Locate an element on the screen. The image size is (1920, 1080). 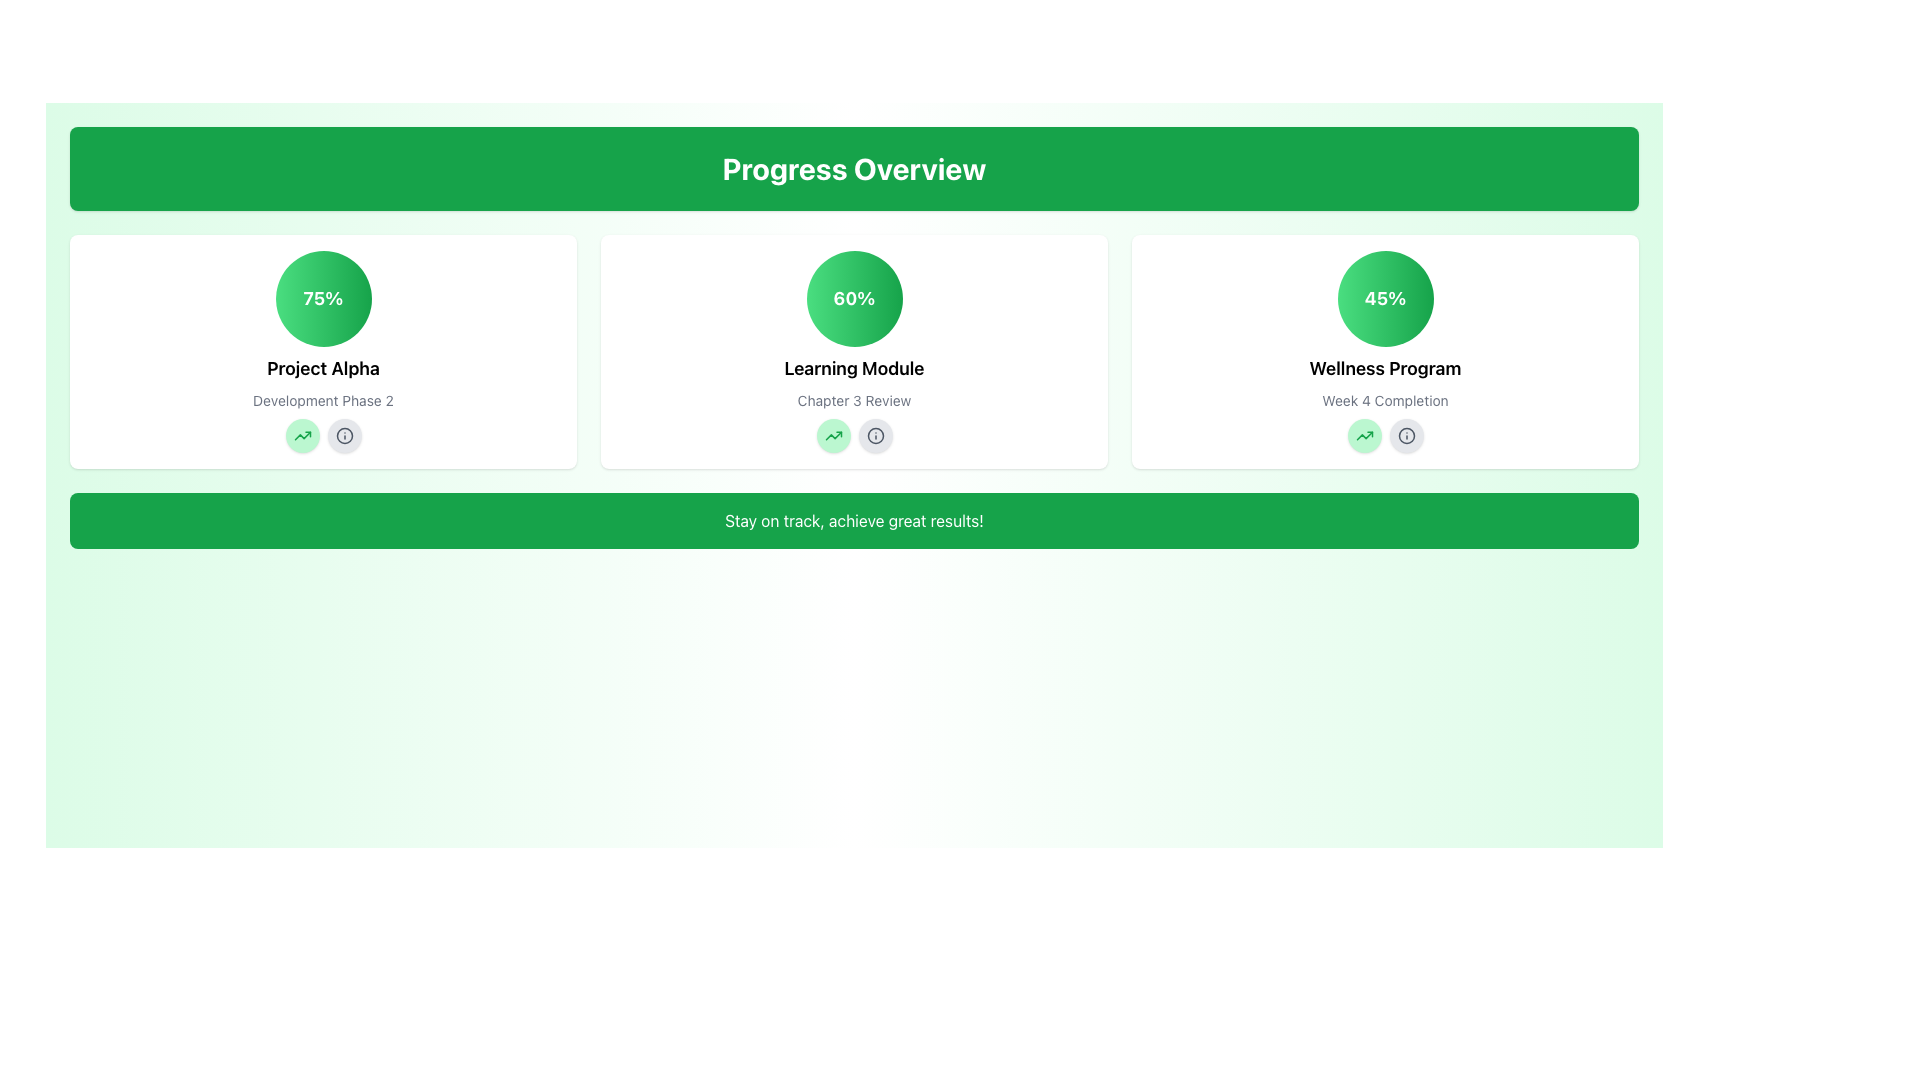
the text label displaying 'Development Phase 2', which is styled in small gray font and positioned below 'Project Alpha' is located at coordinates (323, 401).